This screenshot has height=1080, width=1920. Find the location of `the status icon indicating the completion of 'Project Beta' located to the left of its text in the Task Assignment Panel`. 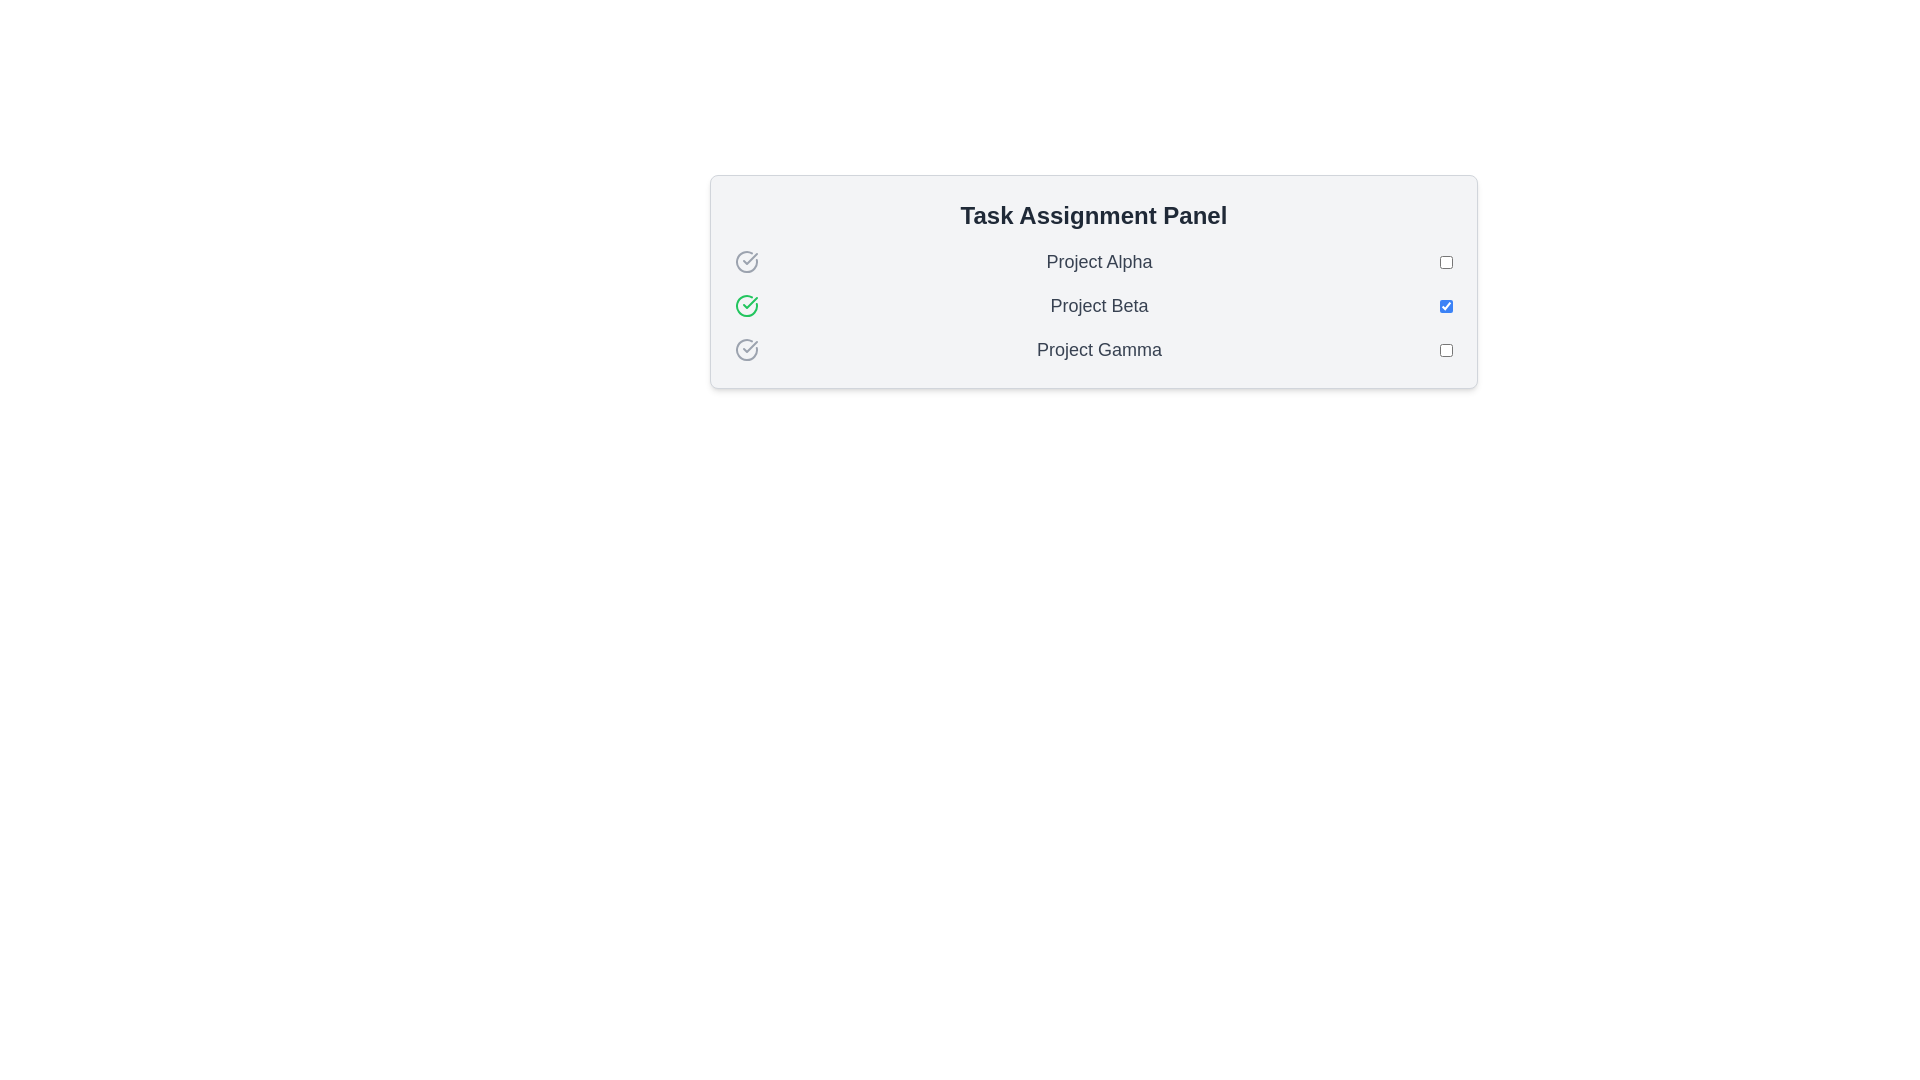

the status icon indicating the completion of 'Project Beta' located to the left of its text in the Task Assignment Panel is located at coordinates (746, 305).